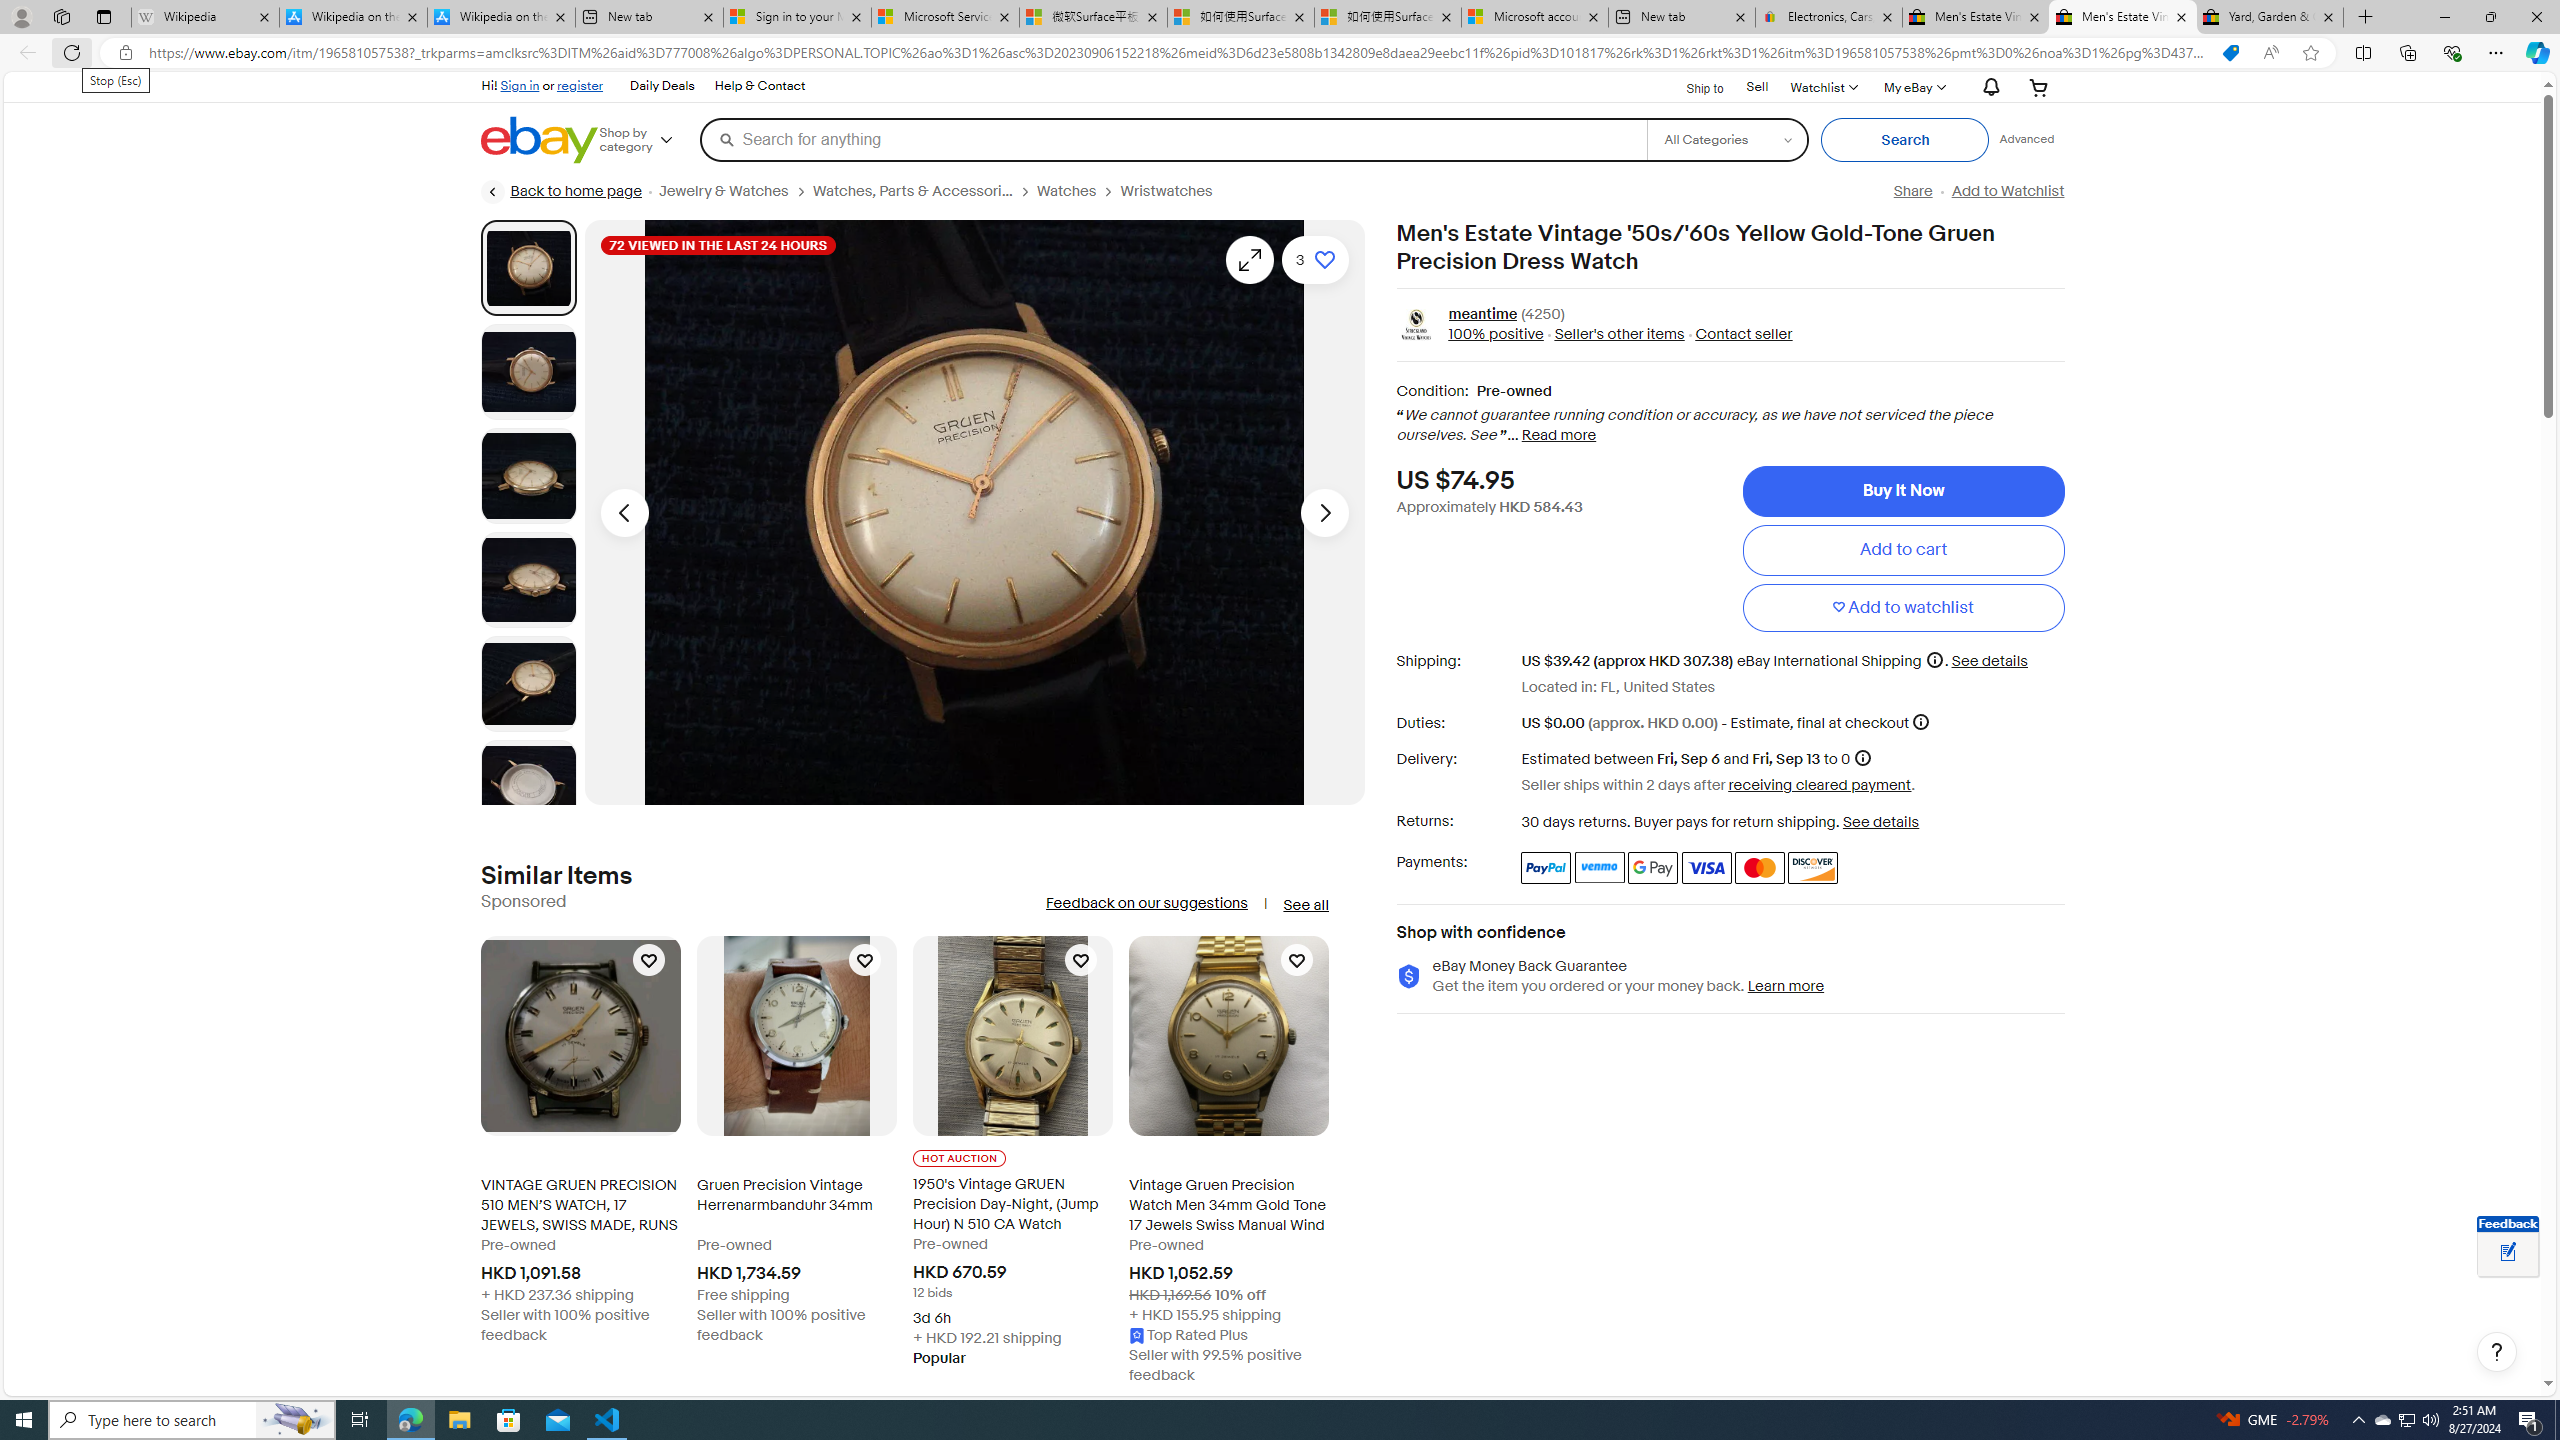 The height and width of the screenshot is (1440, 2560). I want to click on 'Sign in to your Microsoft account', so click(796, 16).